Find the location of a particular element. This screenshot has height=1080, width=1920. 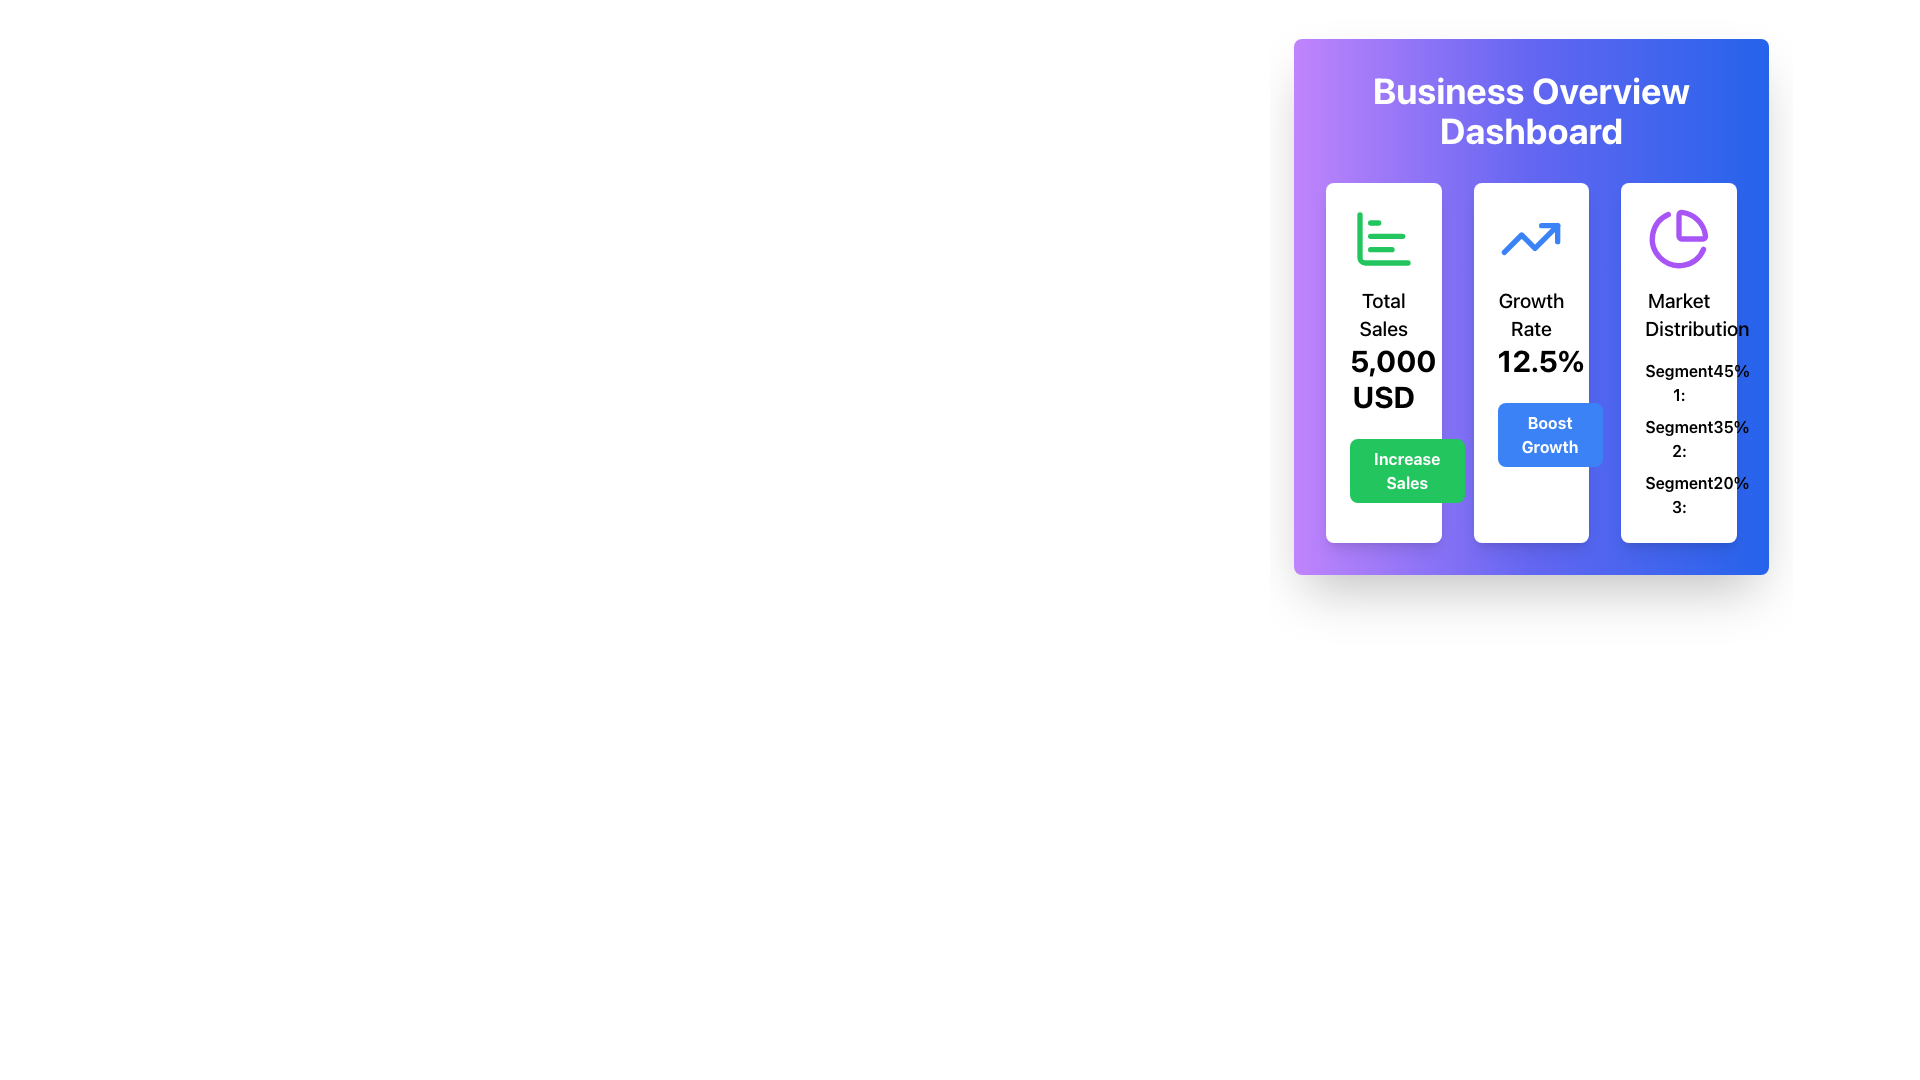

the green rectangular button labeled 'Increase Sales' located at the bottom of the leftmost section, directly below 'Total Sales' and '5,000 USD' is located at coordinates (1406, 470).